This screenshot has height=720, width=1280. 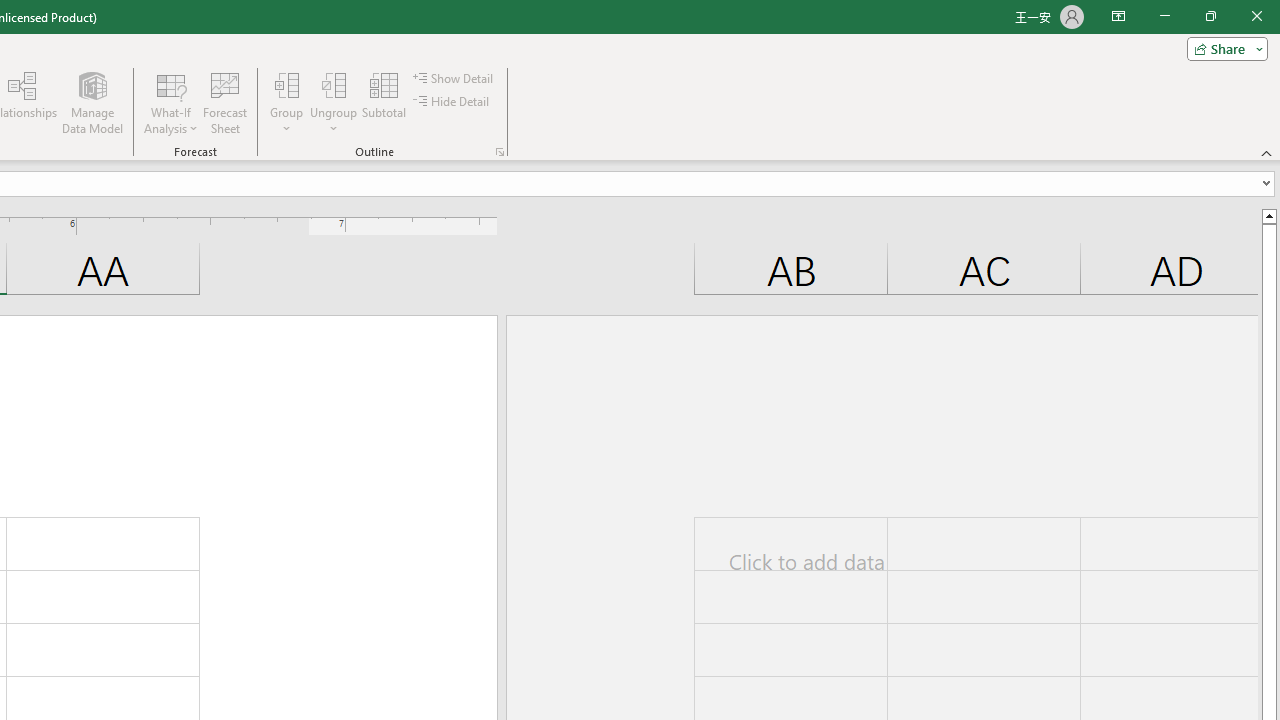 I want to click on 'Forecast Sheet', so click(x=225, y=103).